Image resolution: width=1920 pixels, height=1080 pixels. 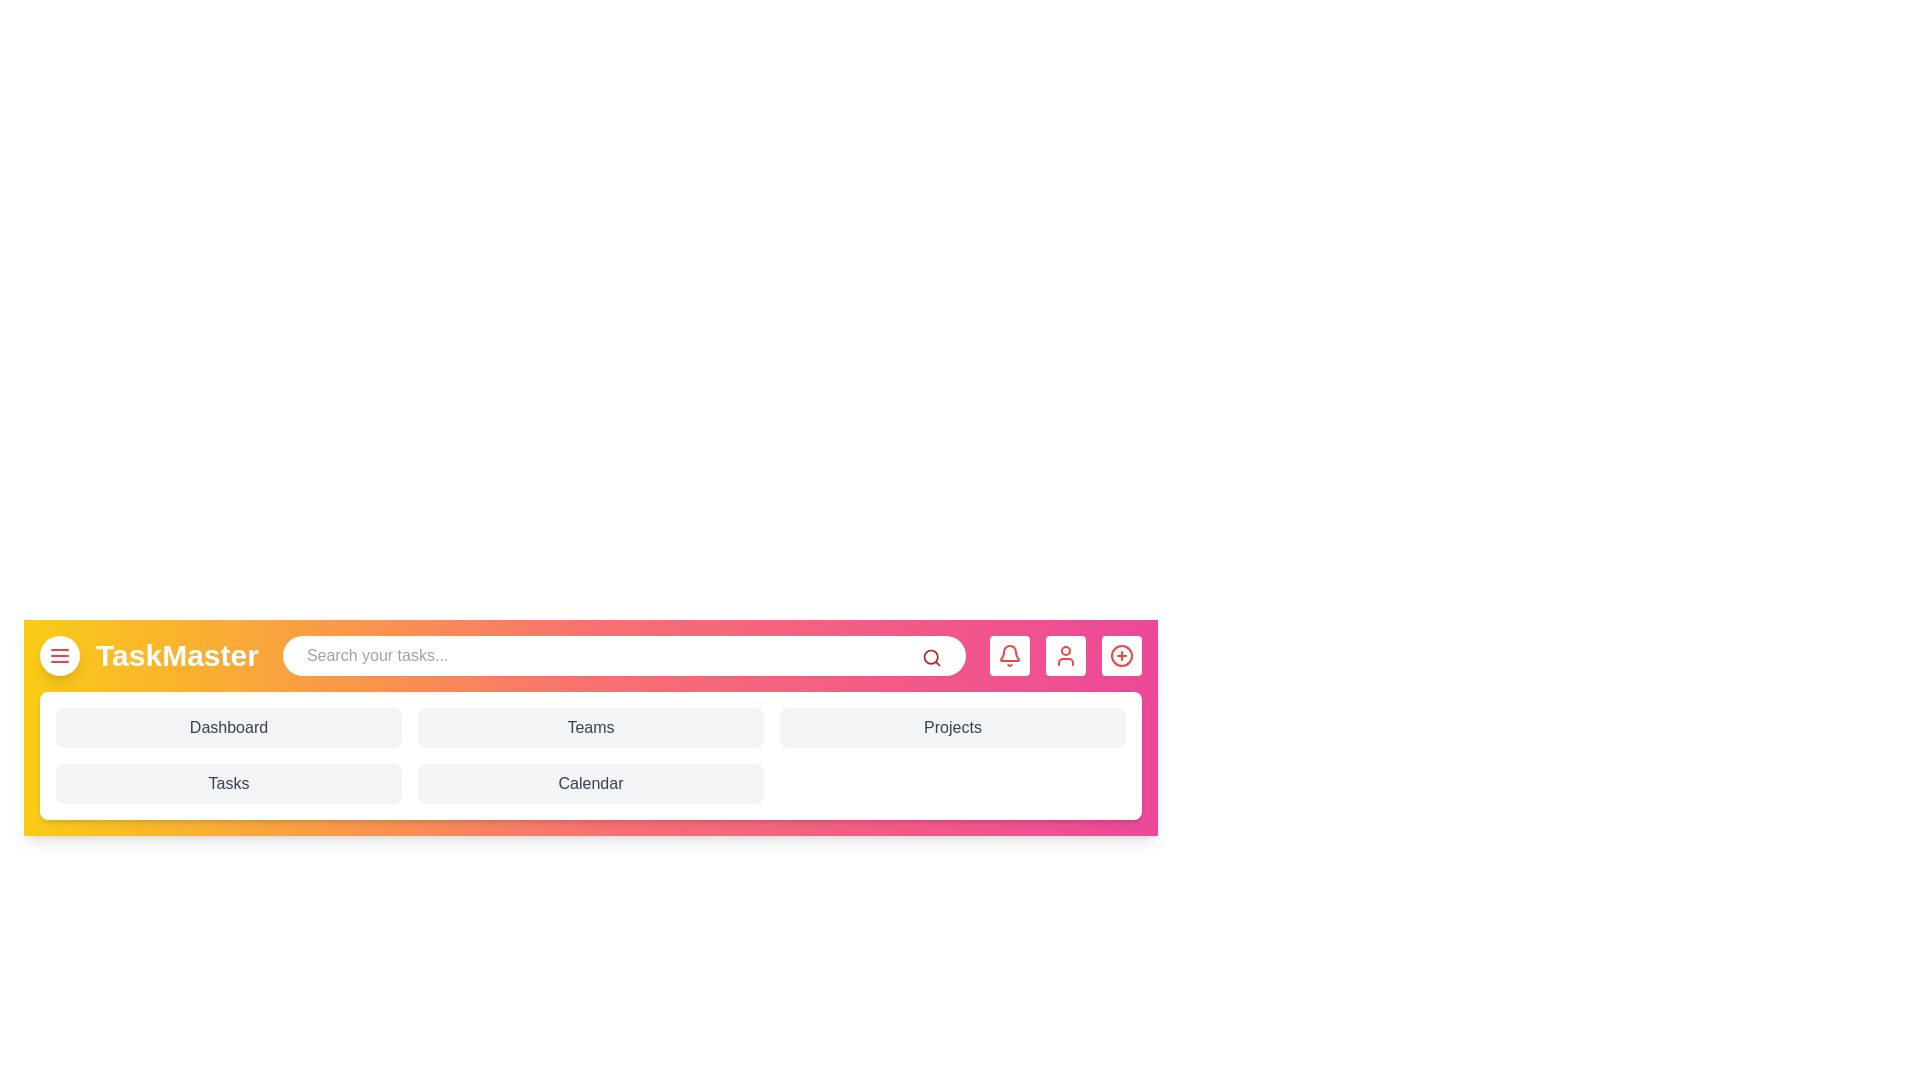 What do you see at coordinates (1064, 655) in the screenshot?
I see `the 'User' icon button to access user profile settings` at bounding box center [1064, 655].